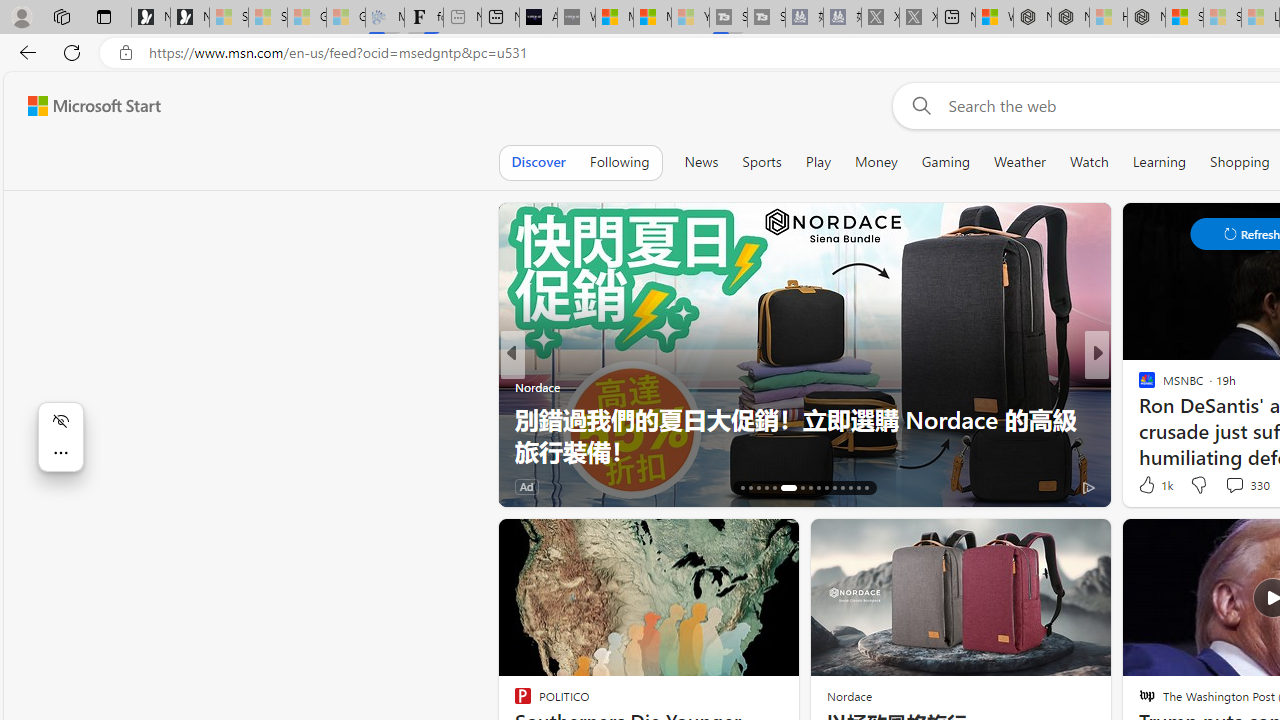 This screenshot has width=1280, height=720. I want to click on 'AutomationID: tab-21', so click(787, 488).